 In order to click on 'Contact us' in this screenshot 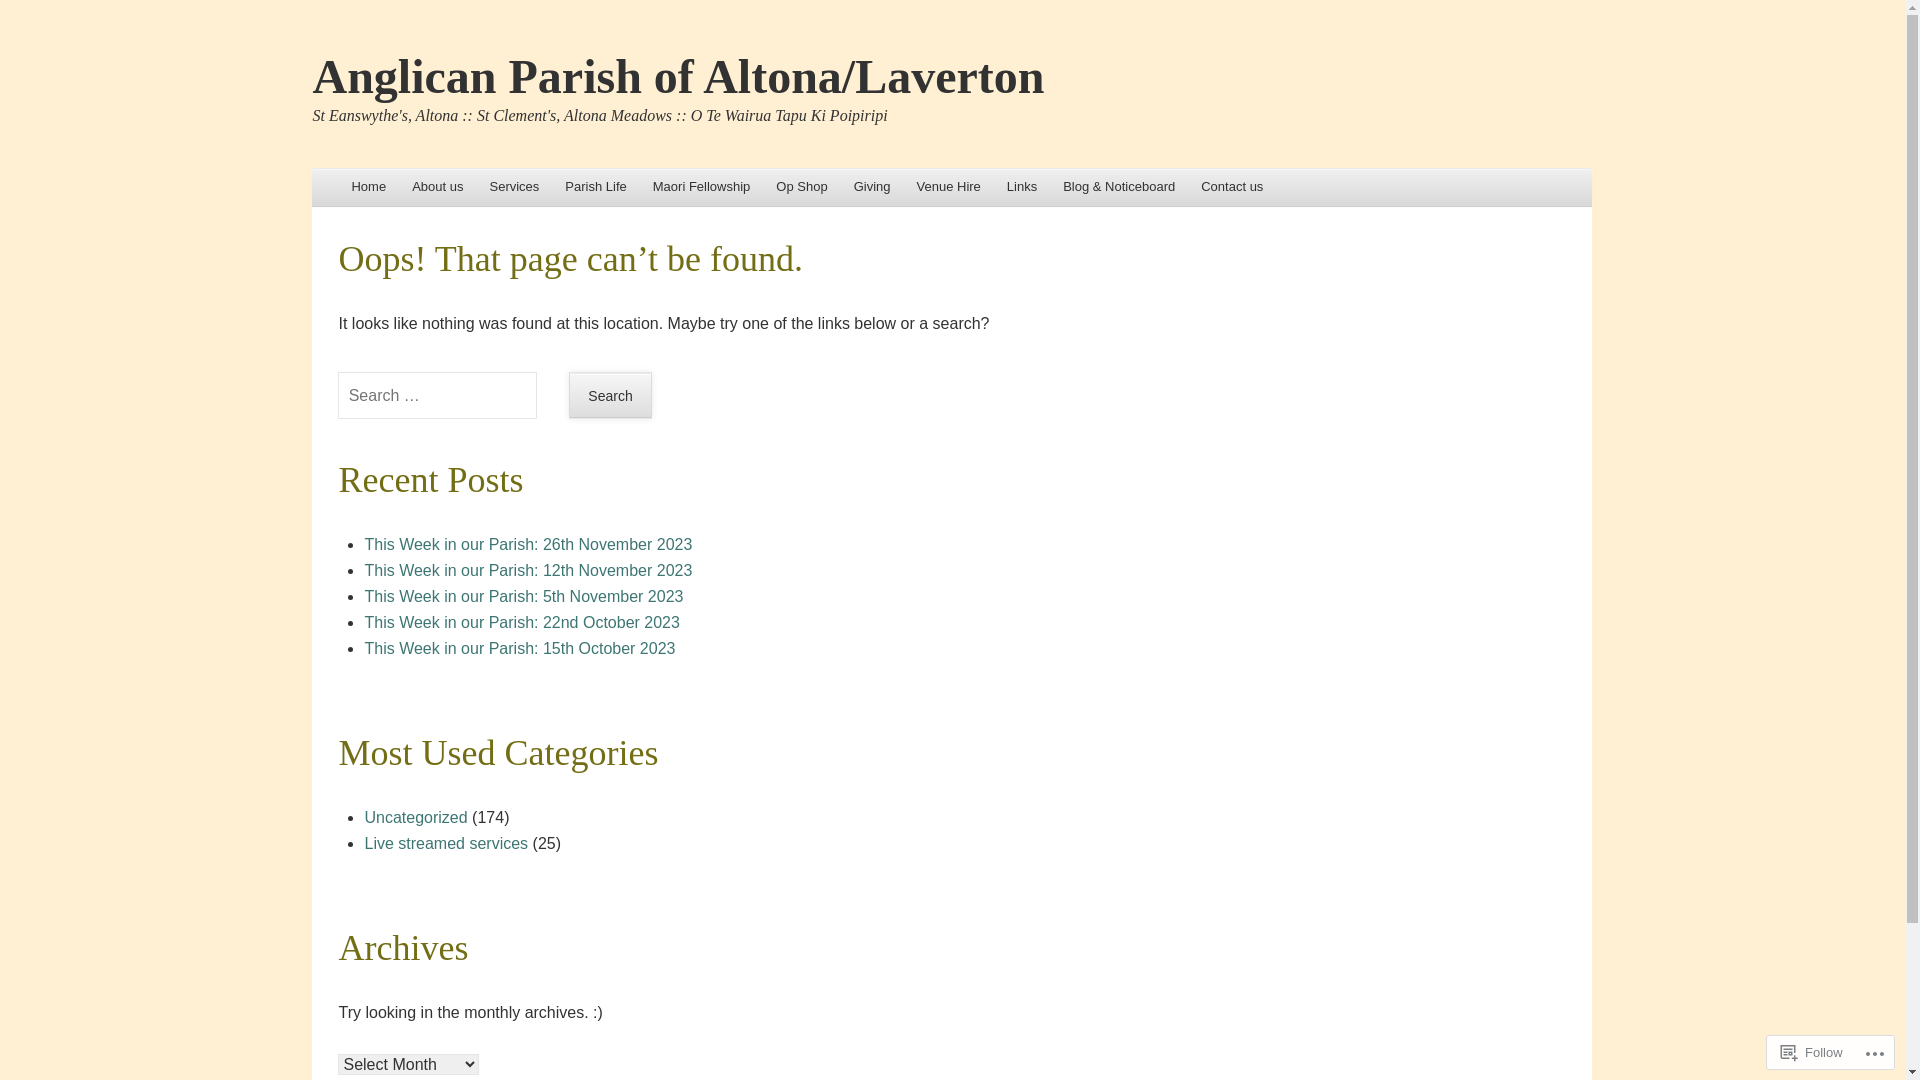, I will do `click(1231, 187)`.